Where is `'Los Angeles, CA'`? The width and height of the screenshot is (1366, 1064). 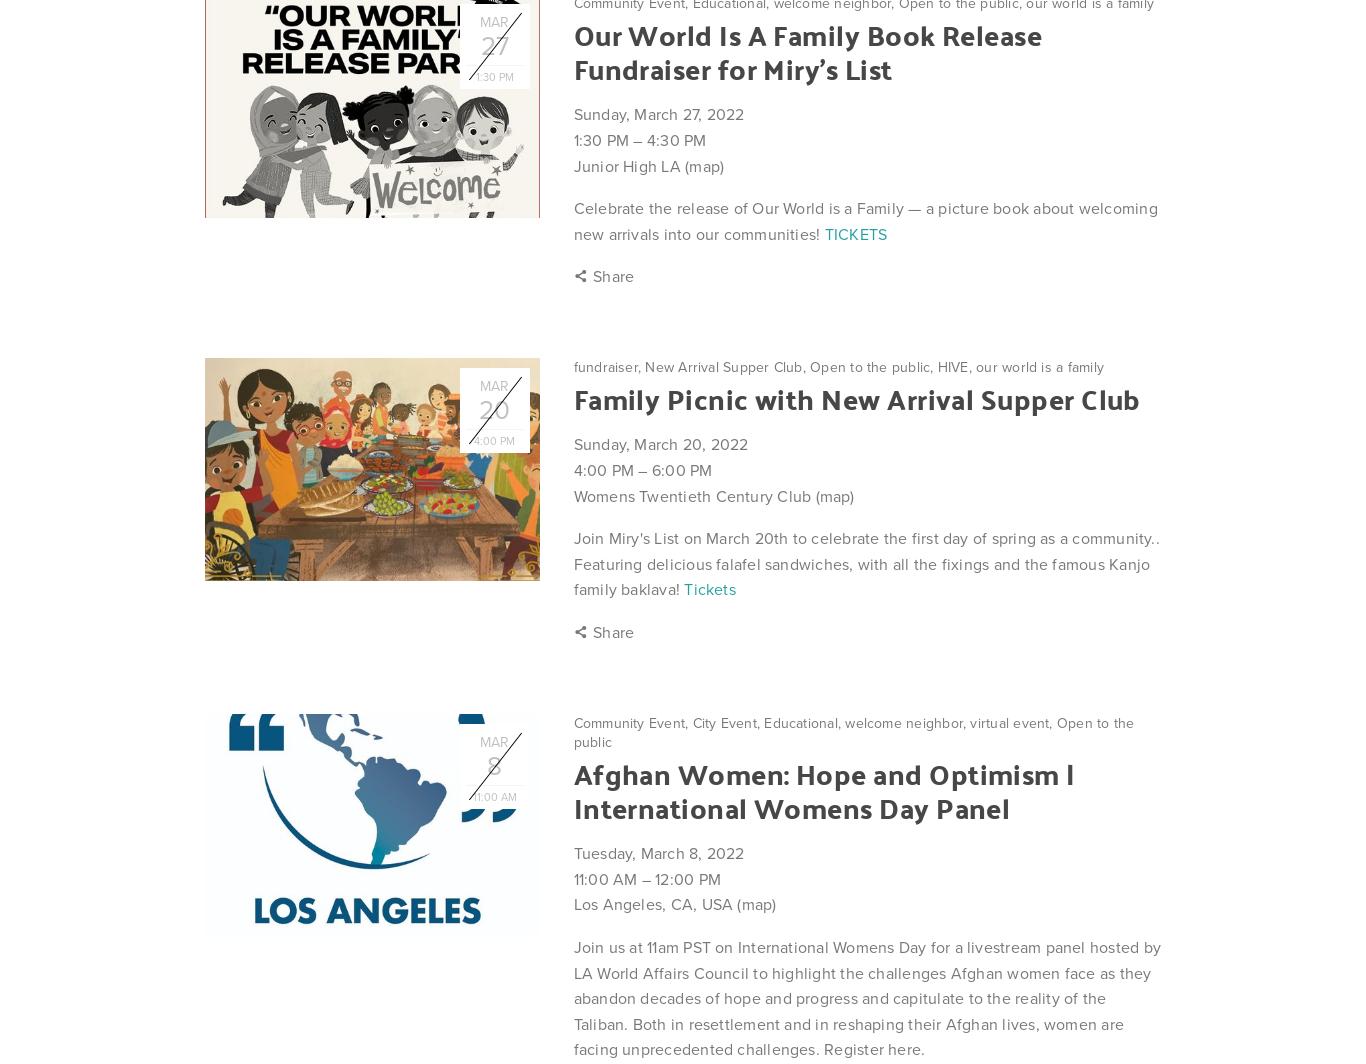
'Los Angeles, CA' is located at coordinates (632, 904).